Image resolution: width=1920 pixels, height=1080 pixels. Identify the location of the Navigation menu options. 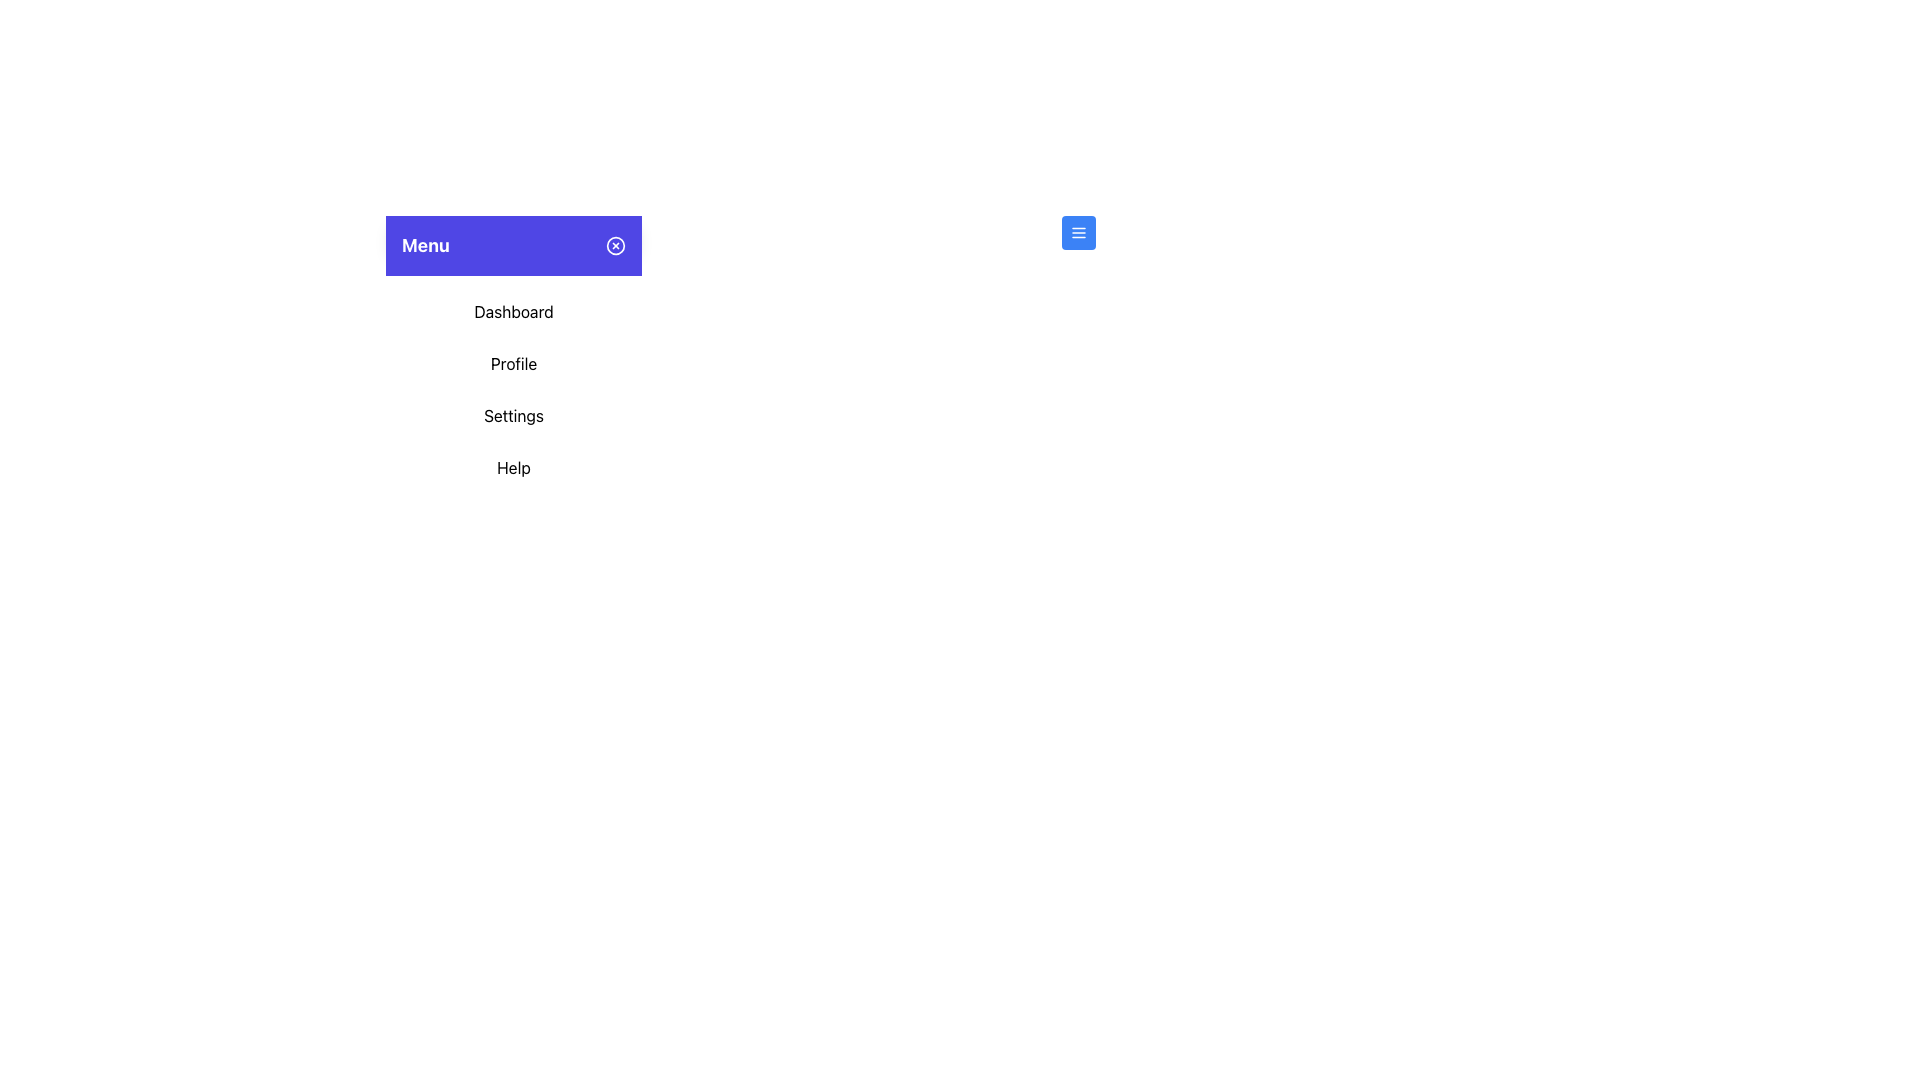
(513, 389).